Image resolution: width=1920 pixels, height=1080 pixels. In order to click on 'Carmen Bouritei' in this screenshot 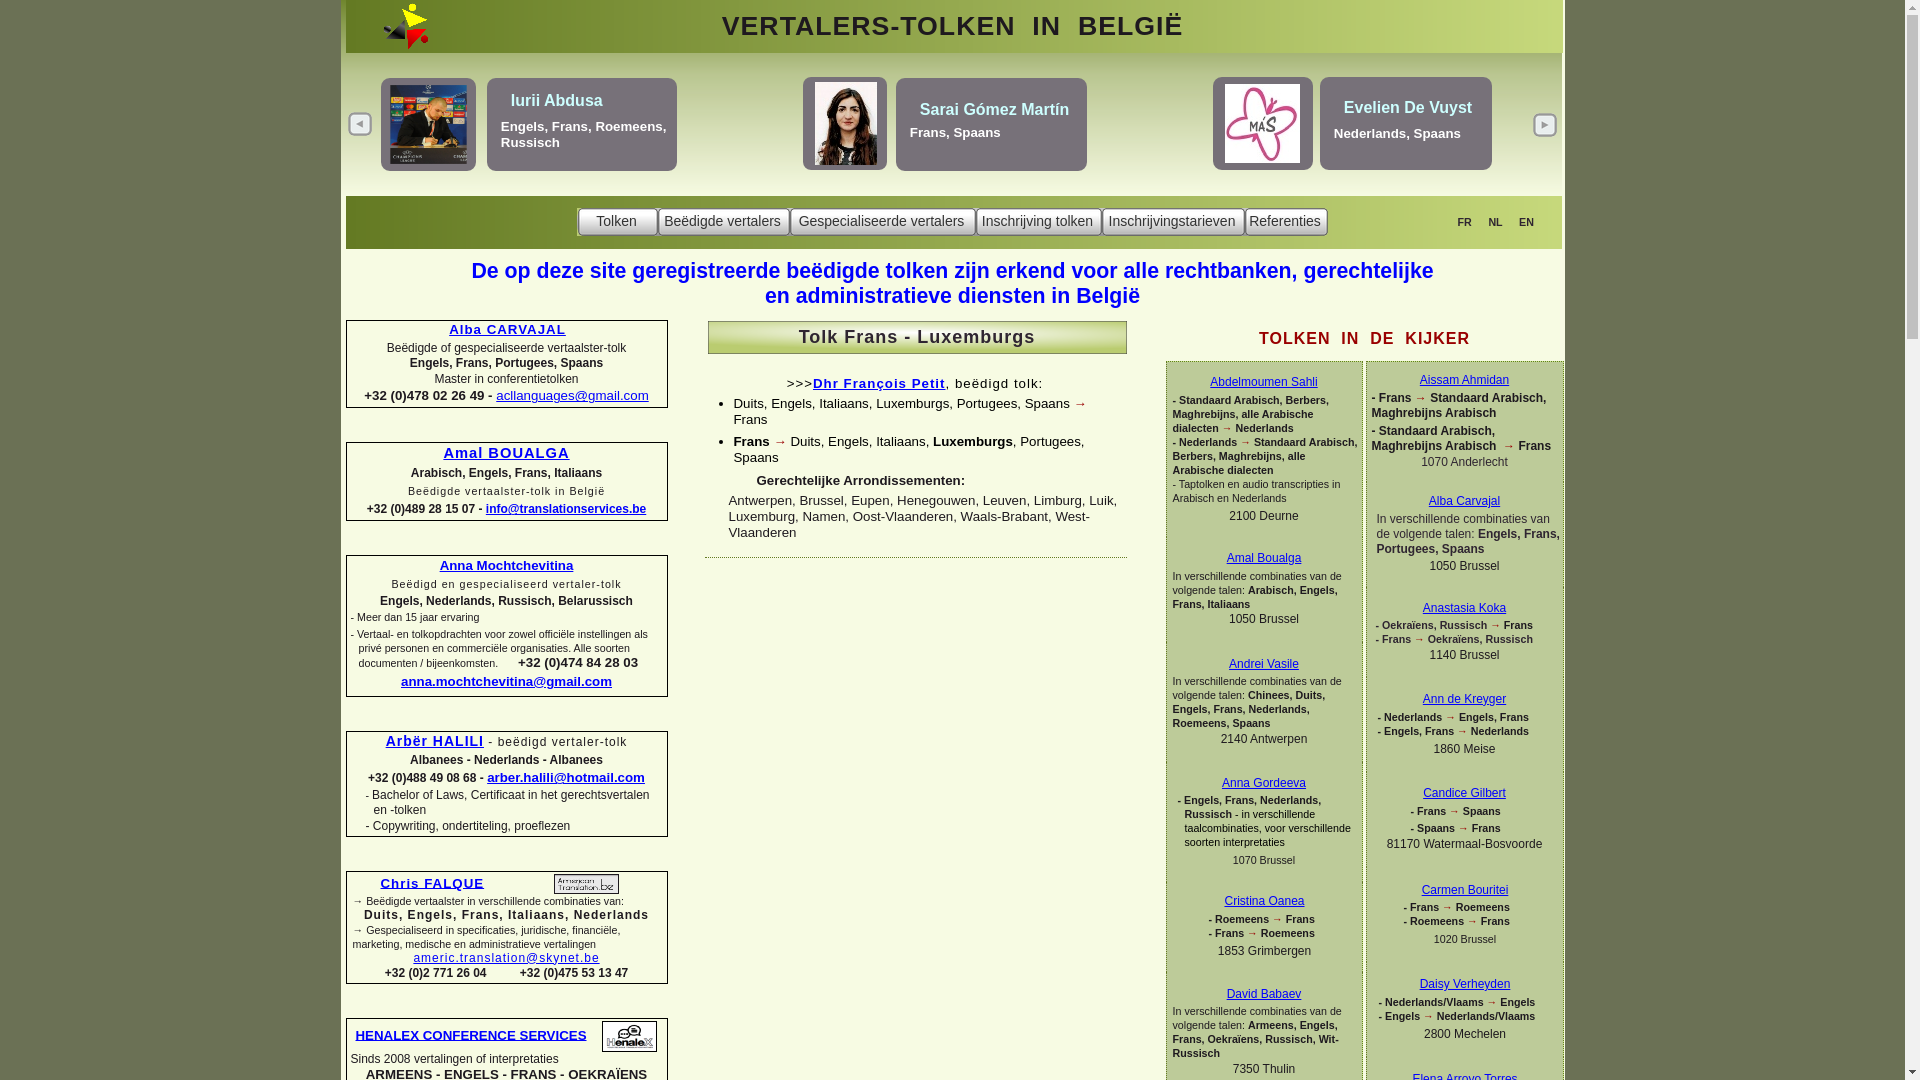, I will do `click(1465, 889)`.